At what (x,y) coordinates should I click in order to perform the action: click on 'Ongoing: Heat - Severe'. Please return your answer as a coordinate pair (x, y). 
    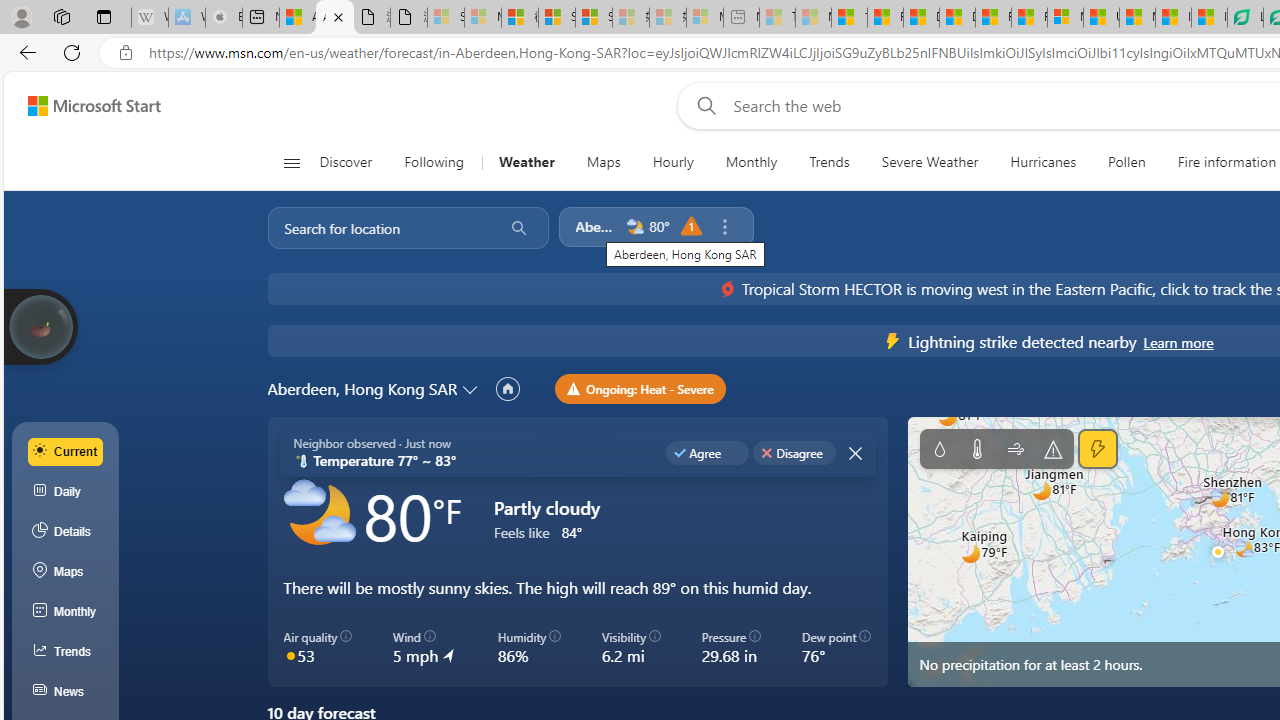
    Looking at the image, I should click on (640, 388).